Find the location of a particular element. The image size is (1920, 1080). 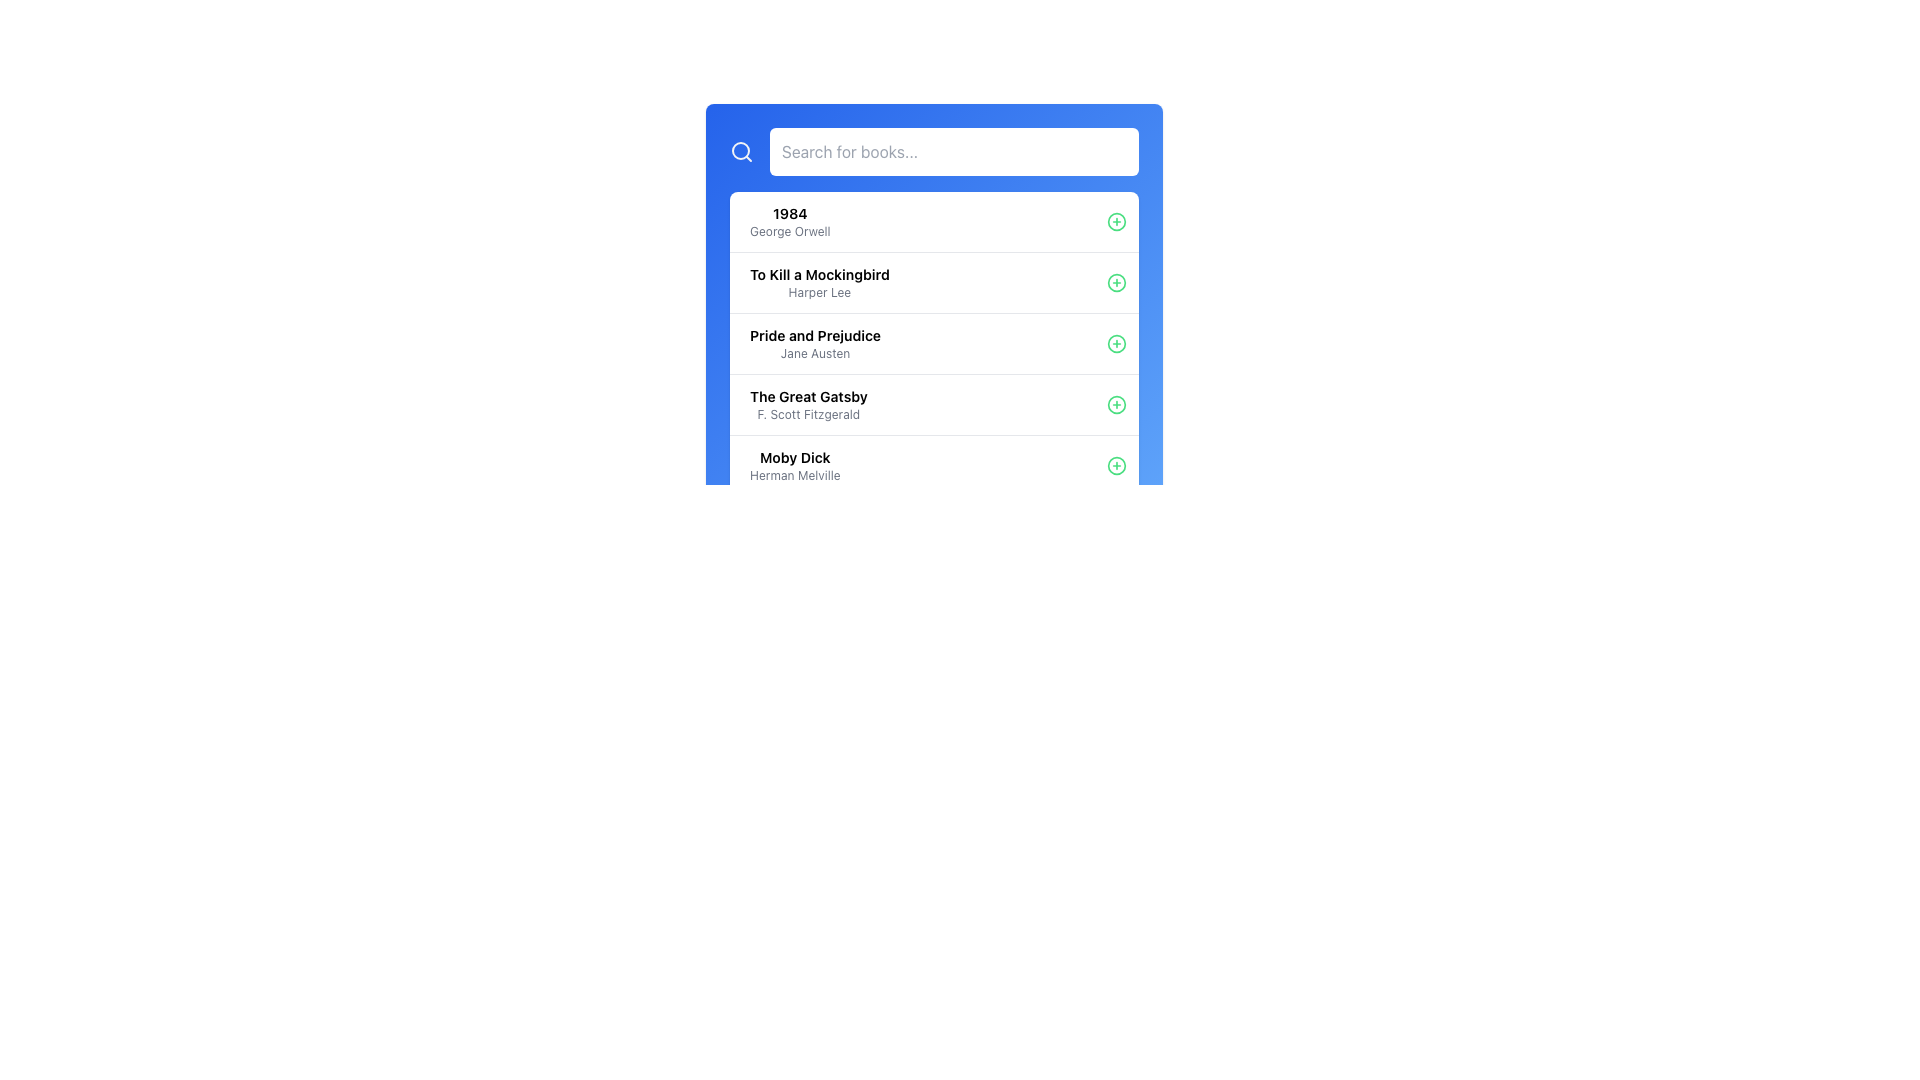

the SVG Circle element that serves as the background for the '+' symbol, which has a radius of 10 pixels is located at coordinates (1116, 466).